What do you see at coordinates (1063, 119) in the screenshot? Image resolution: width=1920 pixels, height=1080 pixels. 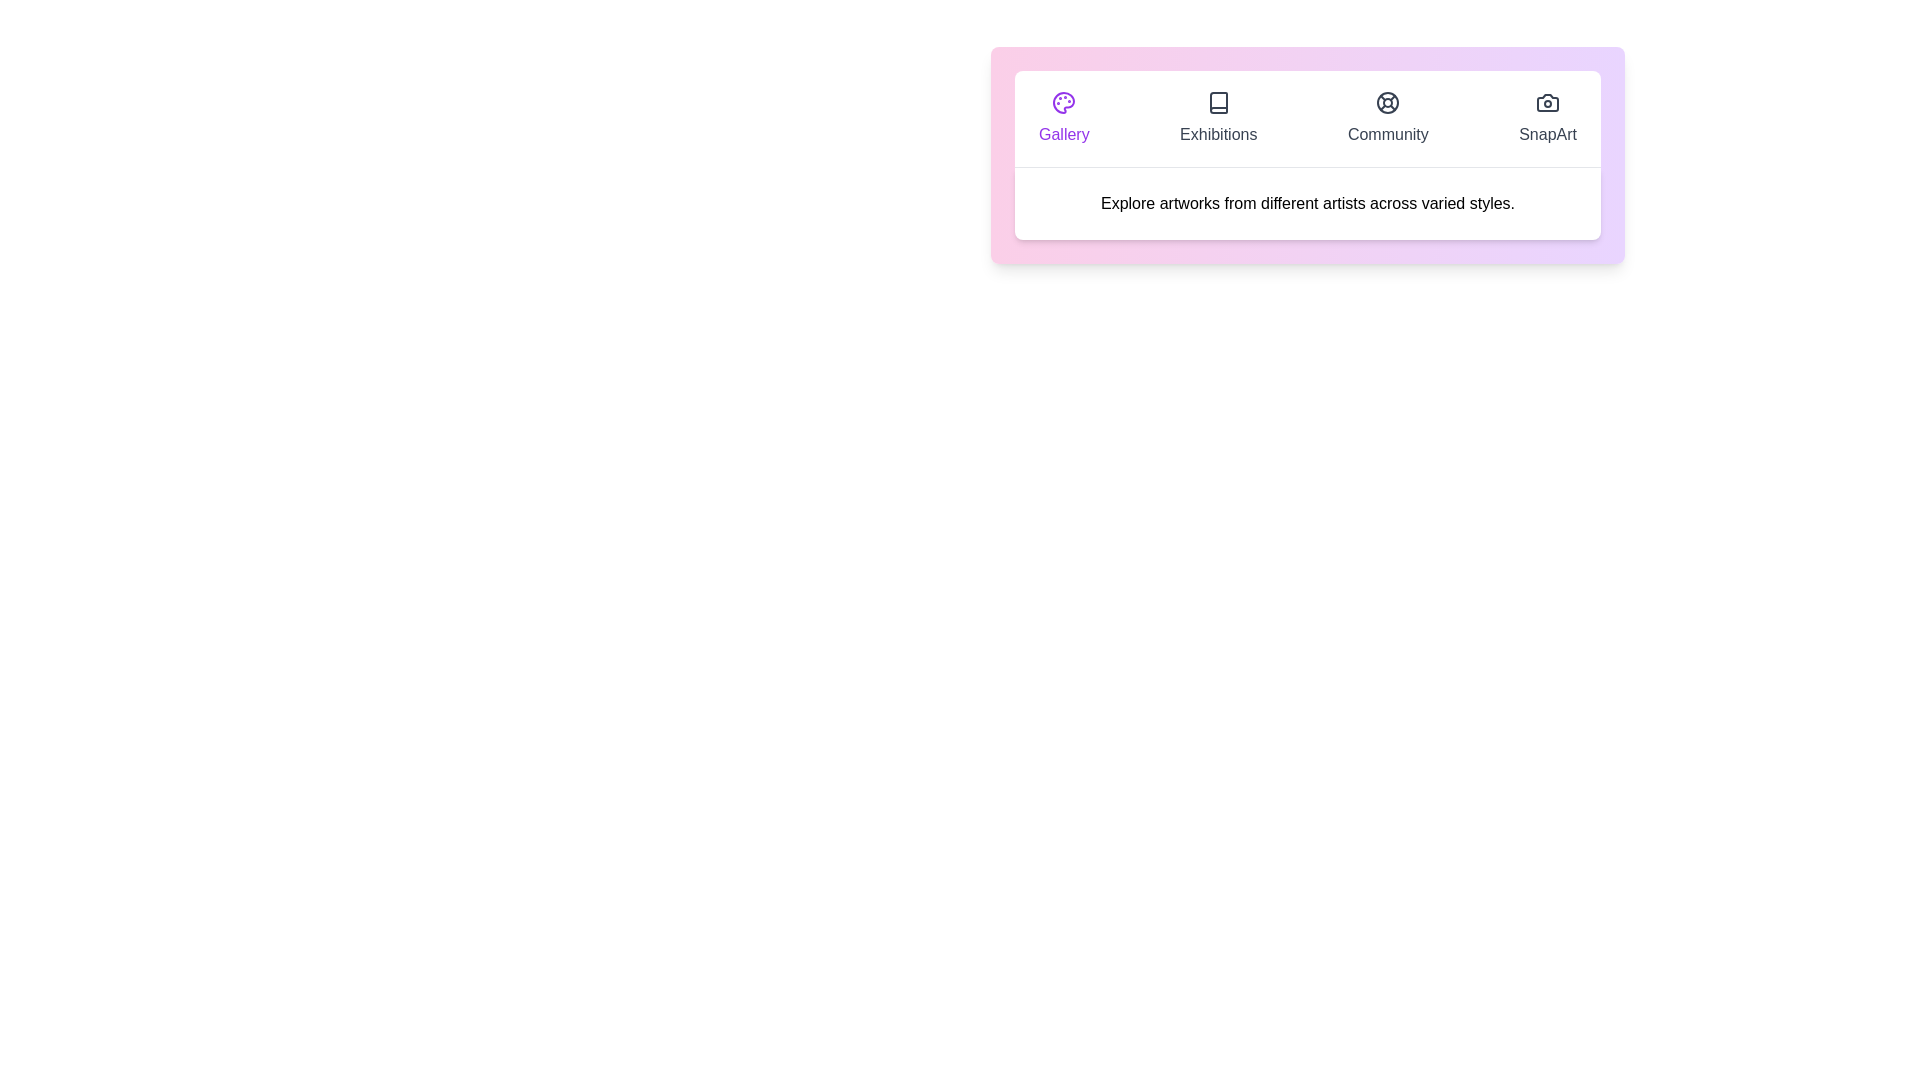 I see `the tab labeled Gallery` at bounding box center [1063, 119].